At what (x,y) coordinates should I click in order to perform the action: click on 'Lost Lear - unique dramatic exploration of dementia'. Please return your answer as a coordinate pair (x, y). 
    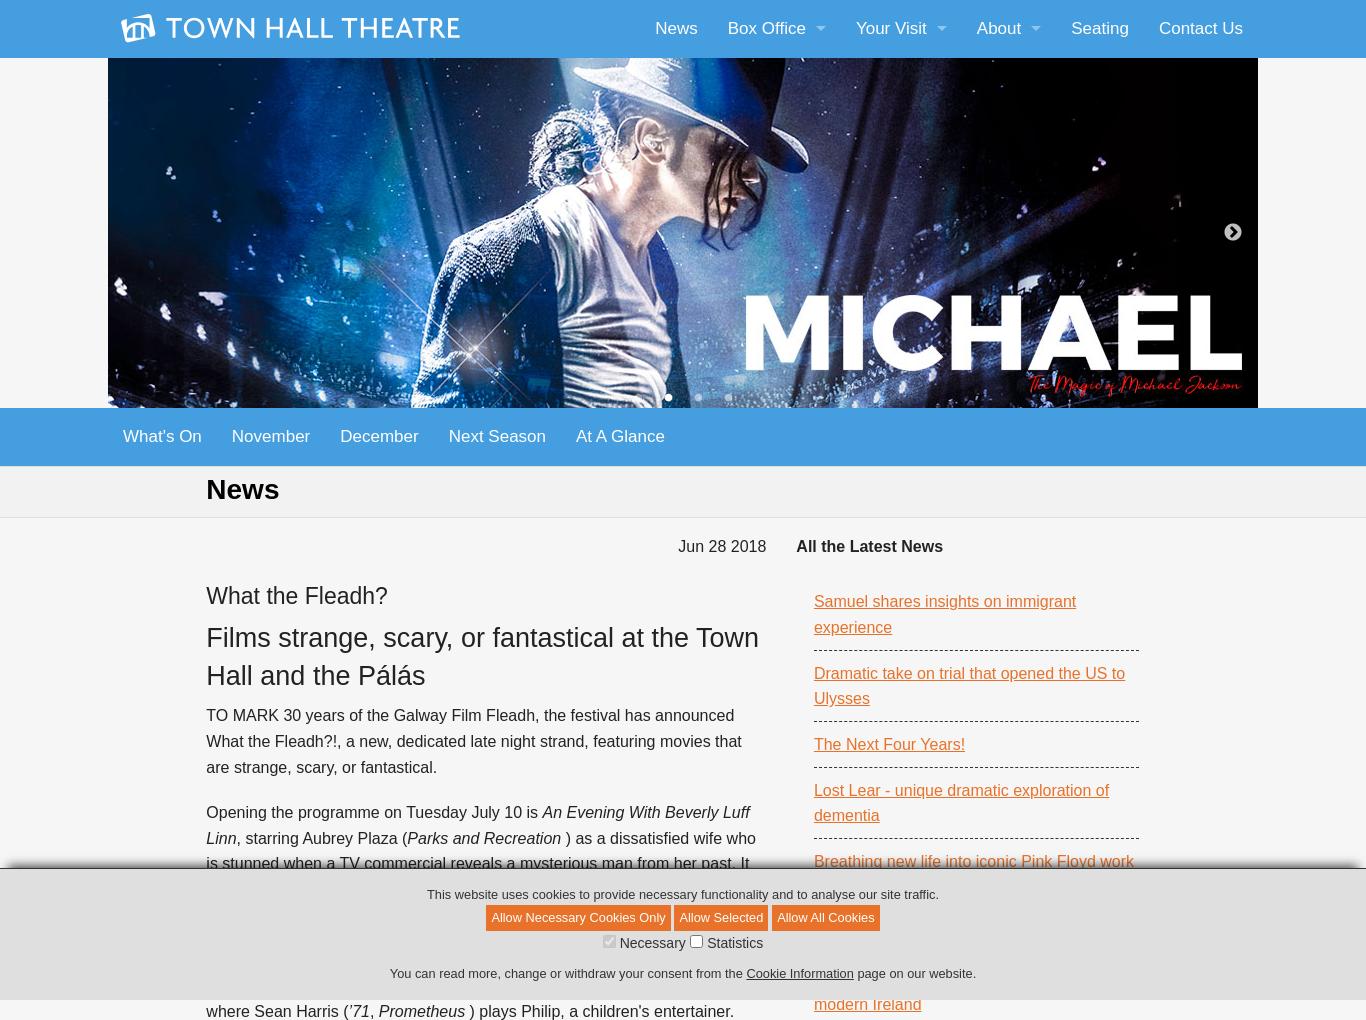
    Looking at the image, I should click on (960, 801).